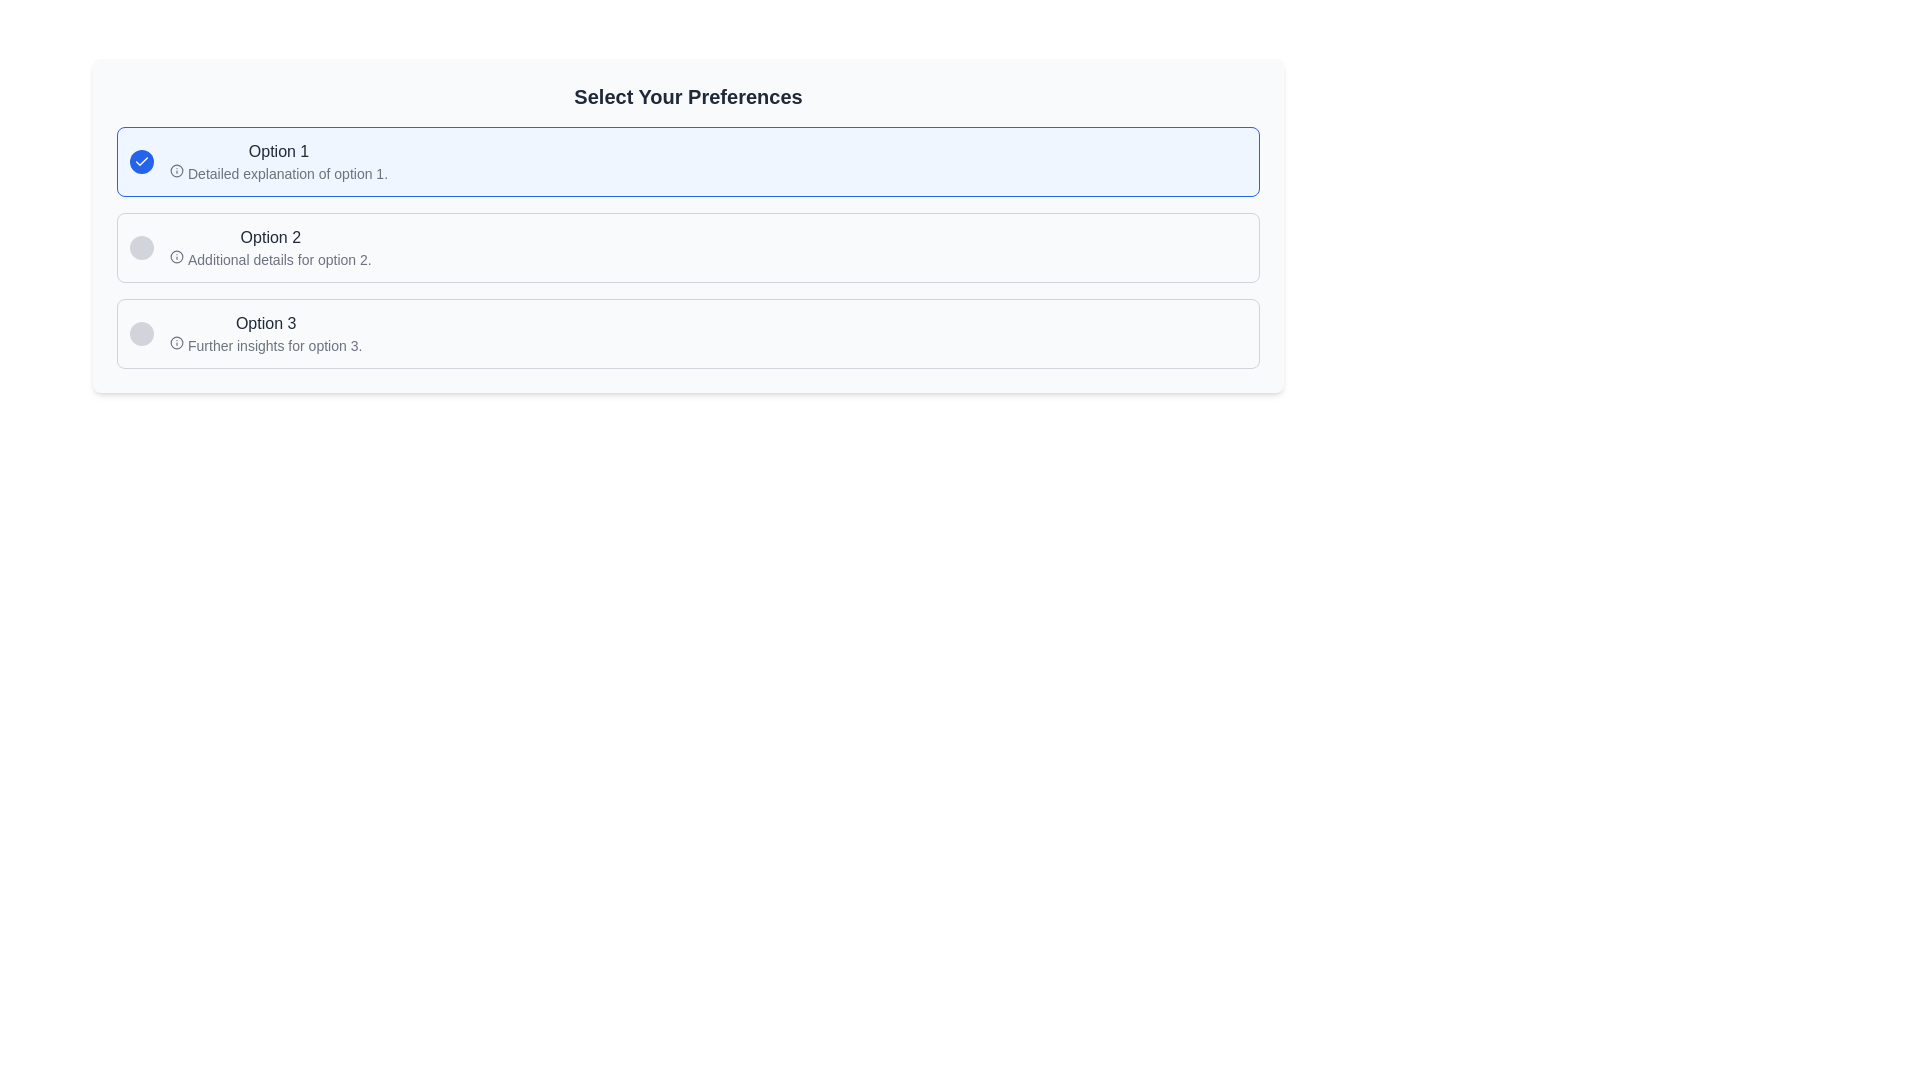 The width and height of the screenshot is (1920, 1080). Describe the element at coordinates (277, 161) in the screenshot. I see `content displayed in the Textual display block, which shows the title and description of the first selectable option in the vertically stacked list` at that location.